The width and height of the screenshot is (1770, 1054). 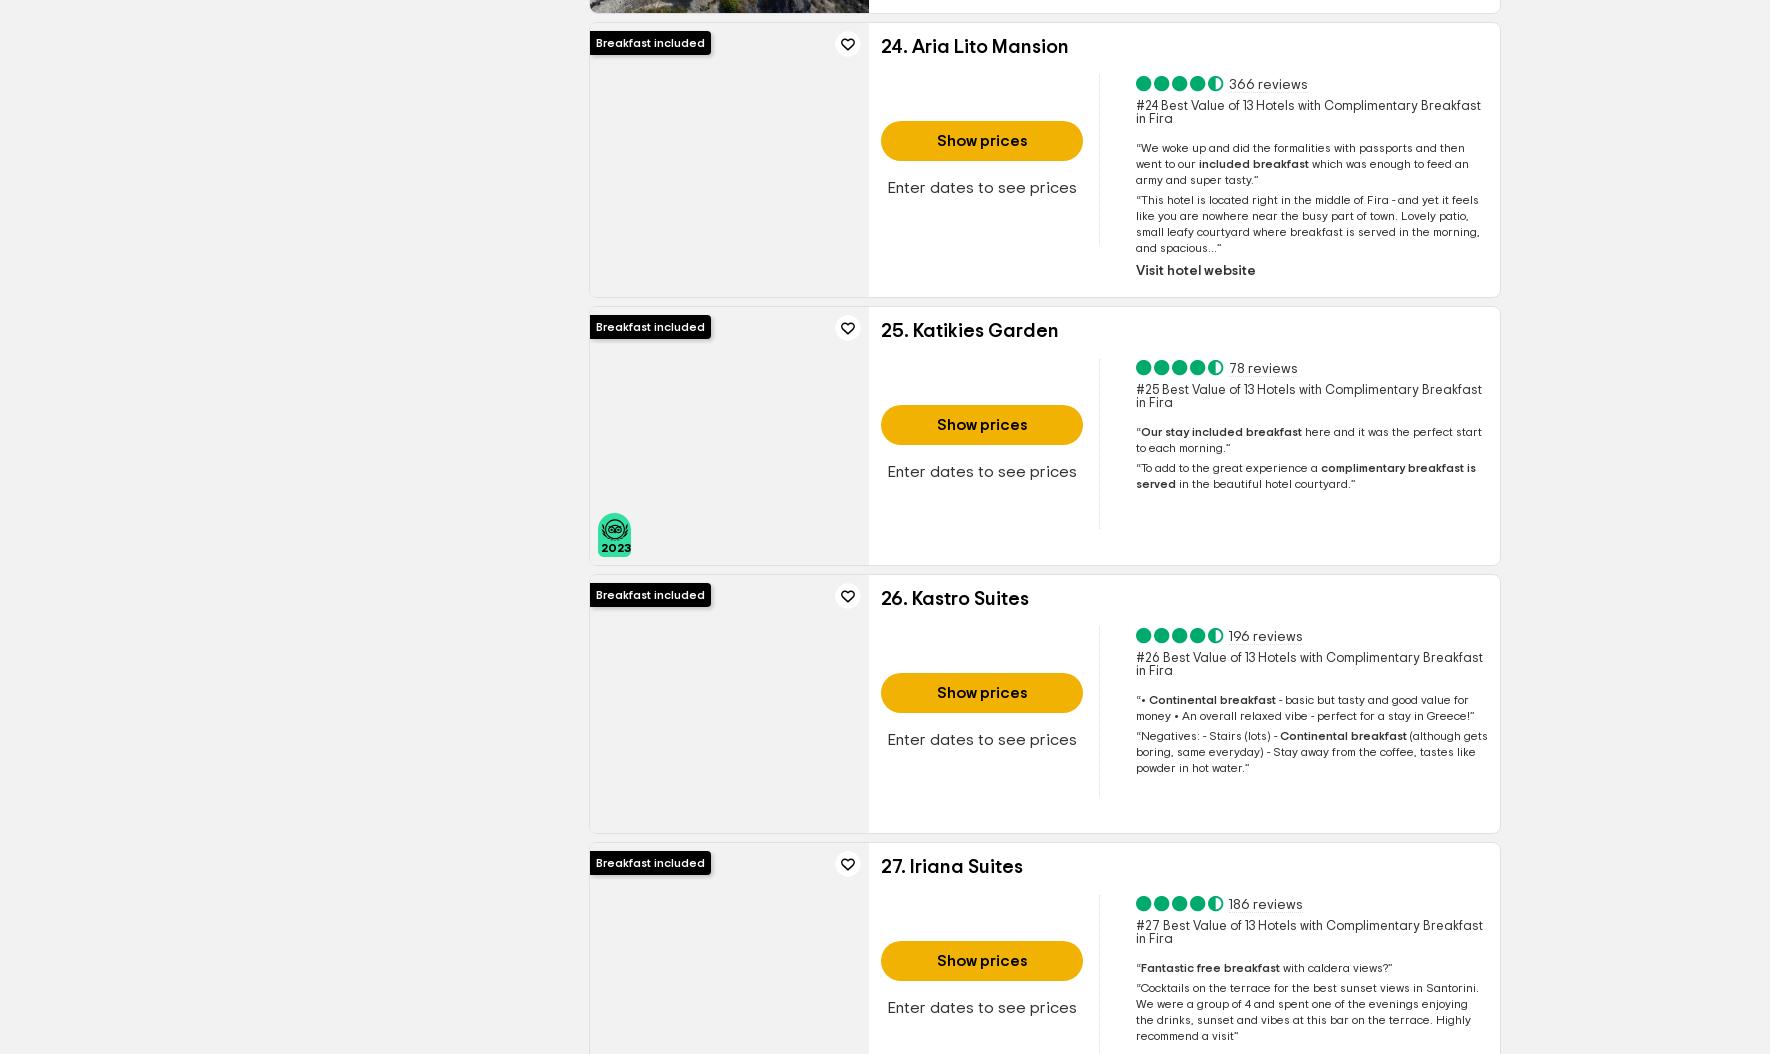 What do you see at coordinates (1278, 482) in the screenshot?
I see `'beautiful hotel courtyard.'` at bounding box center [1278, 482].